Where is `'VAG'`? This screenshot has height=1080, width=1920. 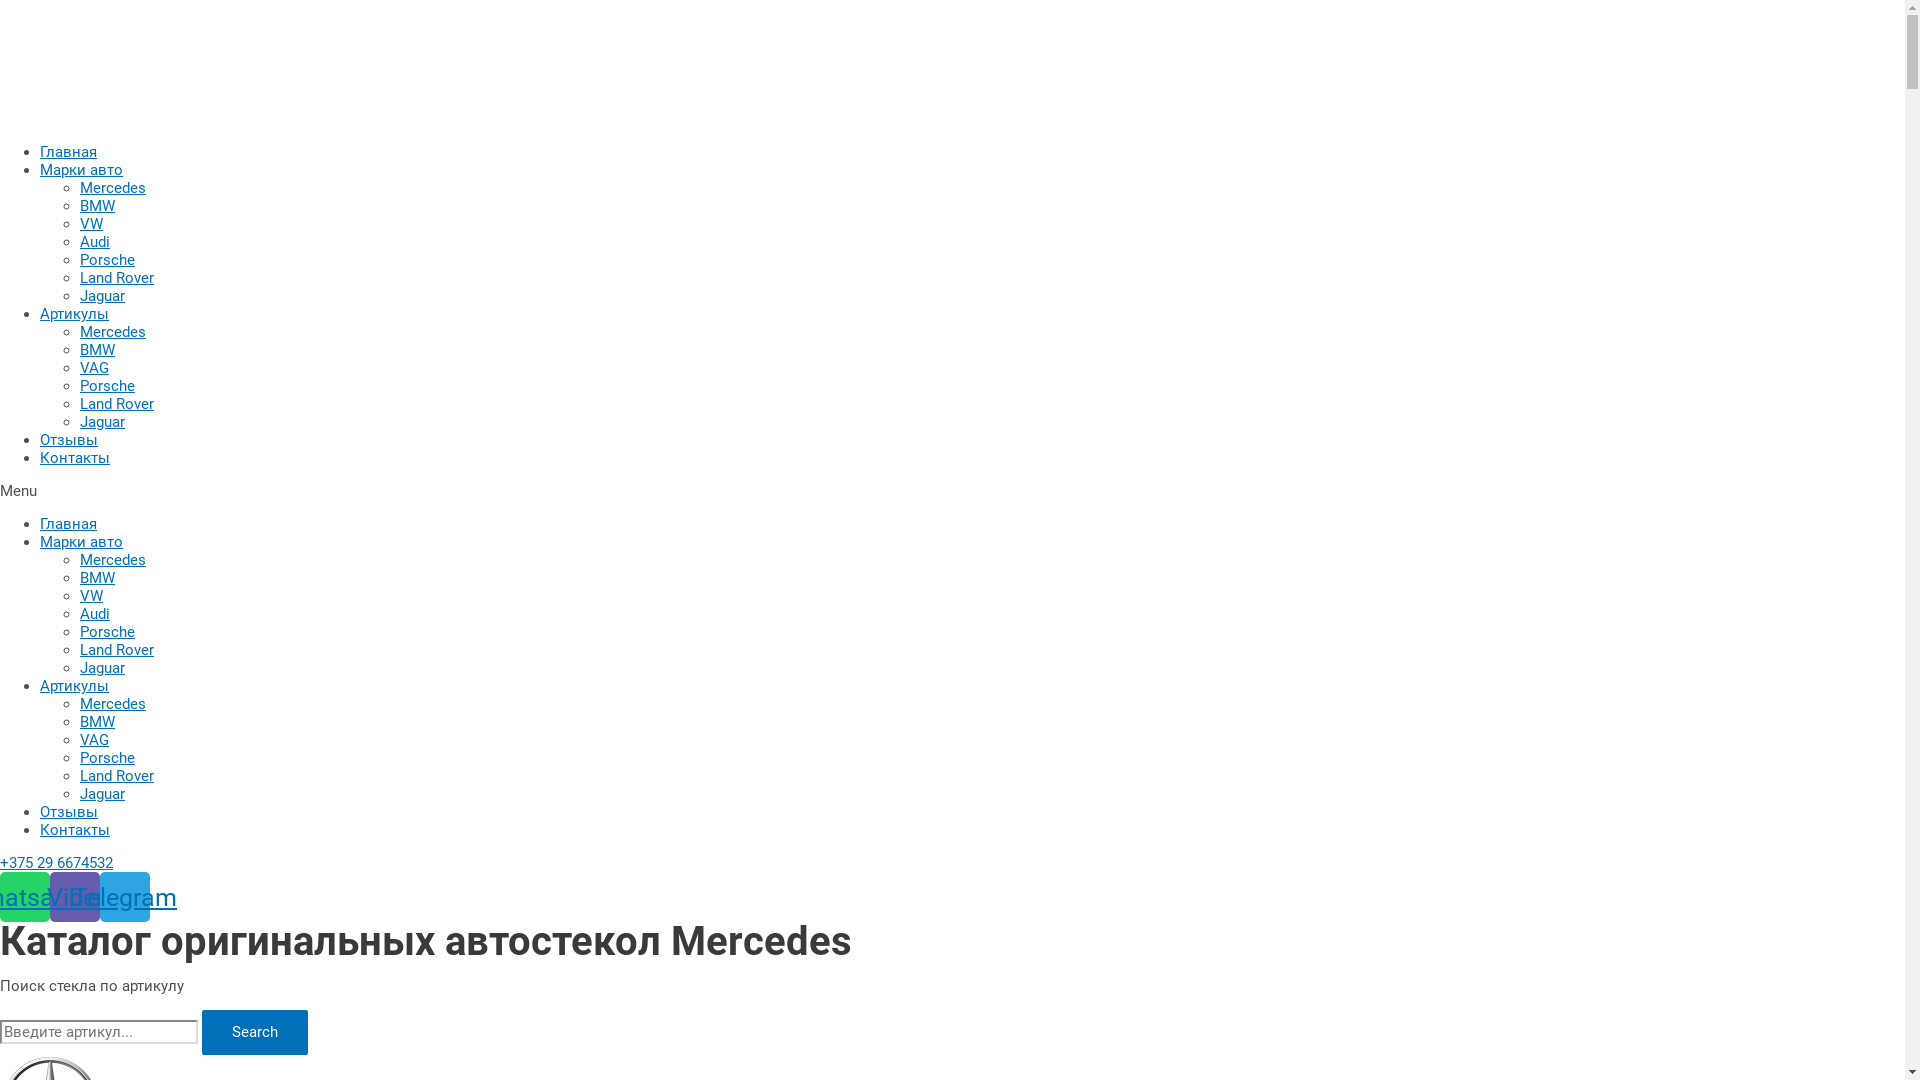 'VAG' is located at coordinates (80, 740).